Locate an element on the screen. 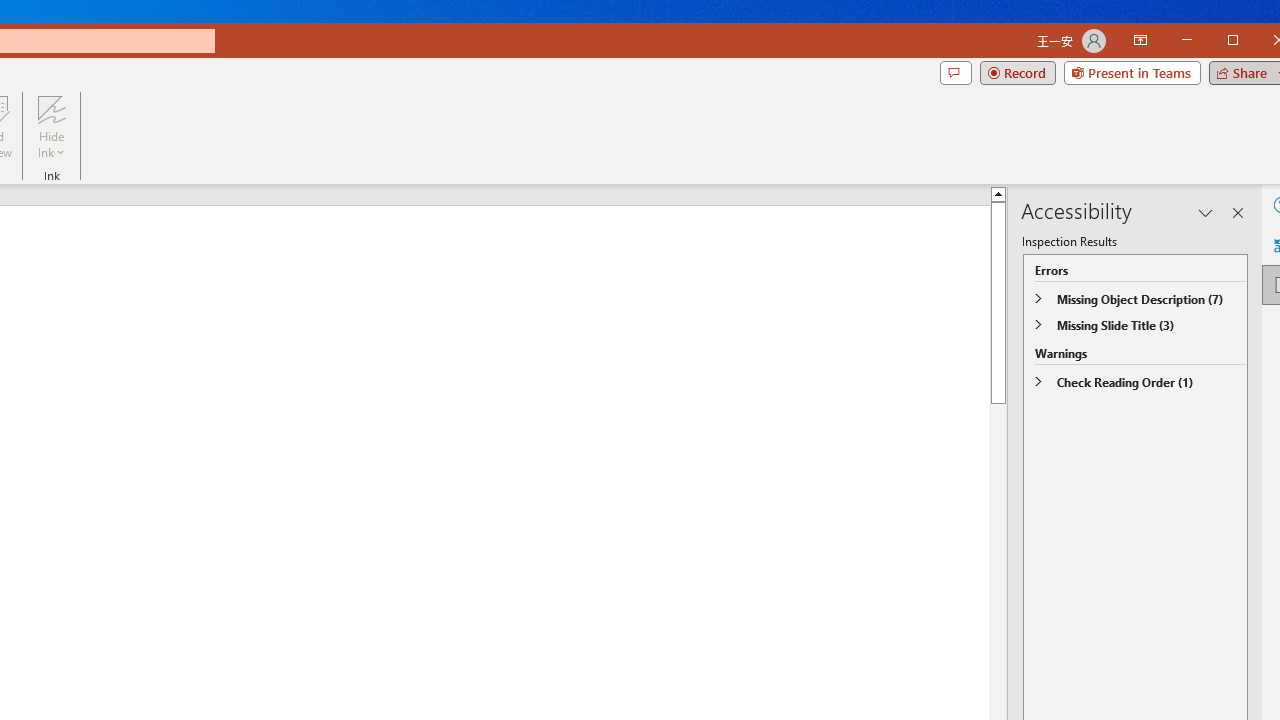 Image resolution: width=1280 pixels, height=720 pixels. 'Maximize' is located at coordinates (1261, 42).